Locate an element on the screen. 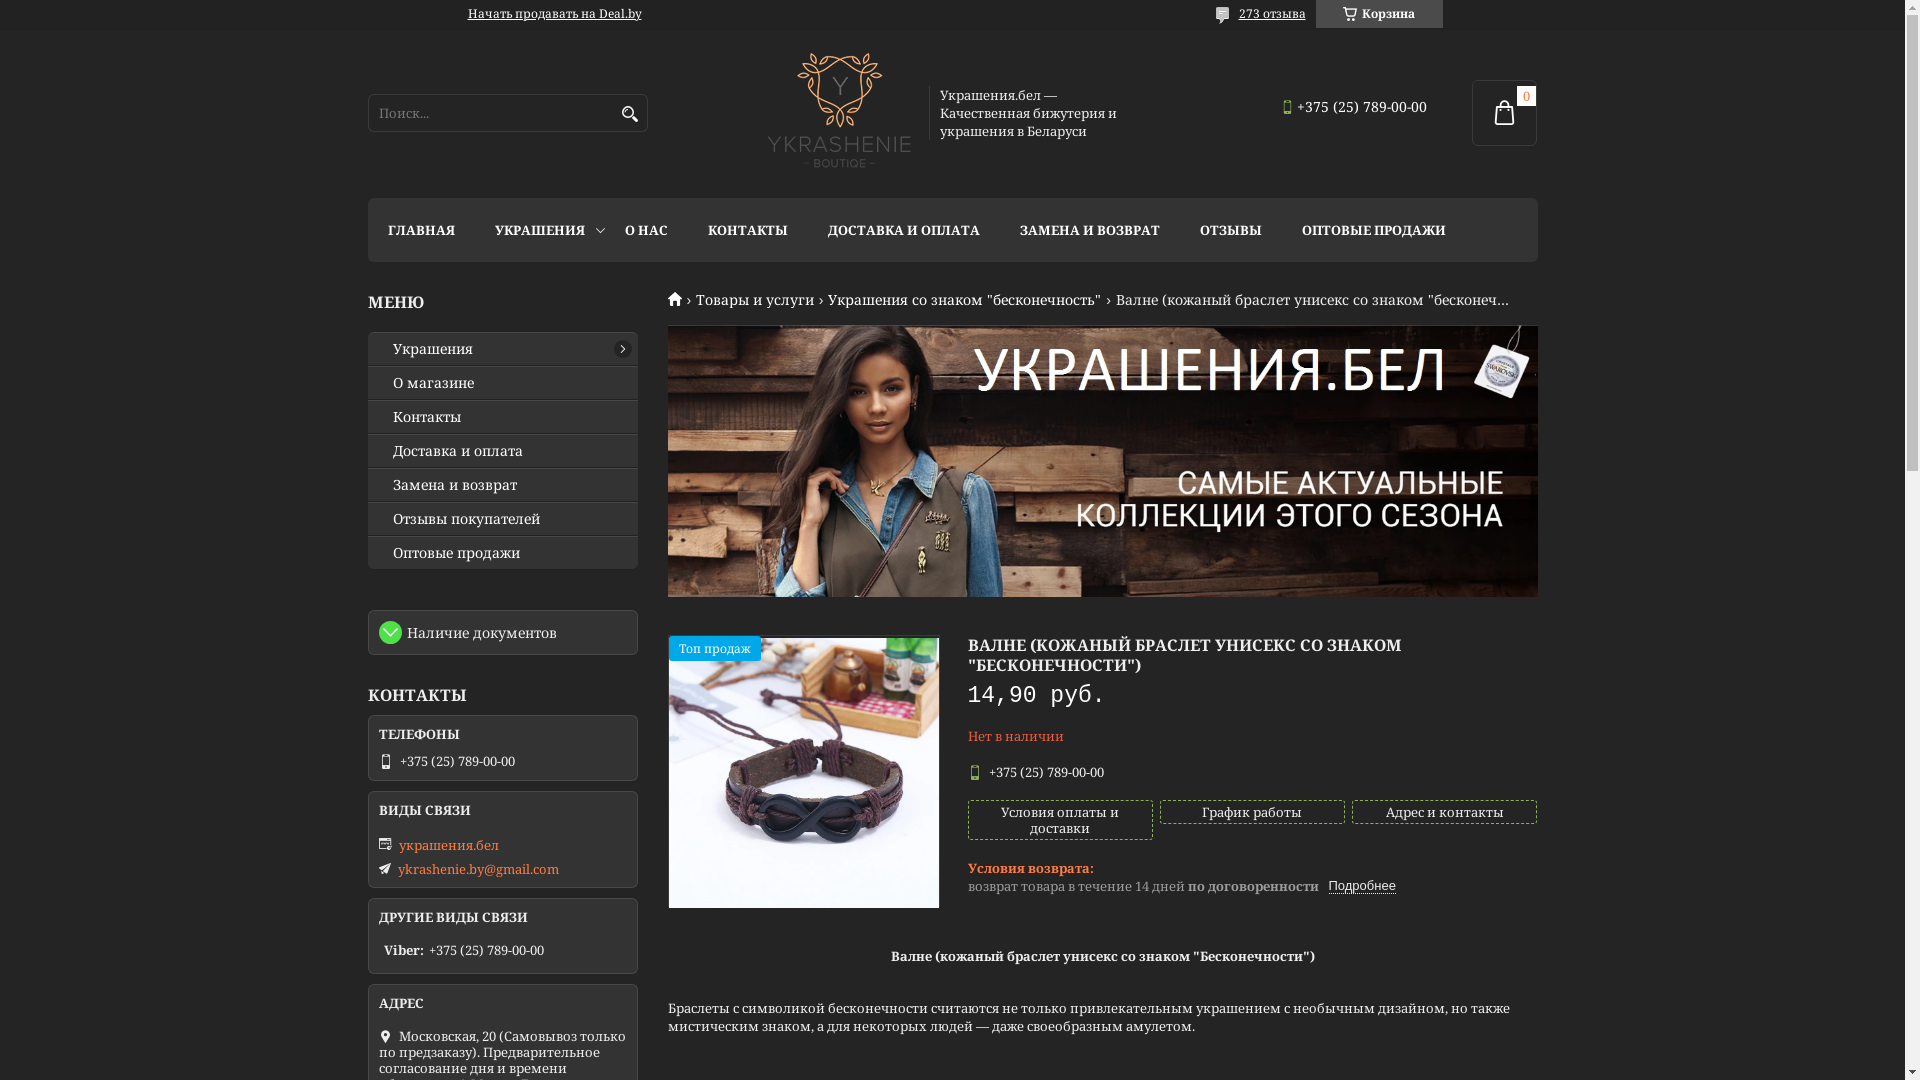 This screenshot has height=1080, width=1920. 'ykrashenie.by@gmail.com' is located at coordinates (398, 867).